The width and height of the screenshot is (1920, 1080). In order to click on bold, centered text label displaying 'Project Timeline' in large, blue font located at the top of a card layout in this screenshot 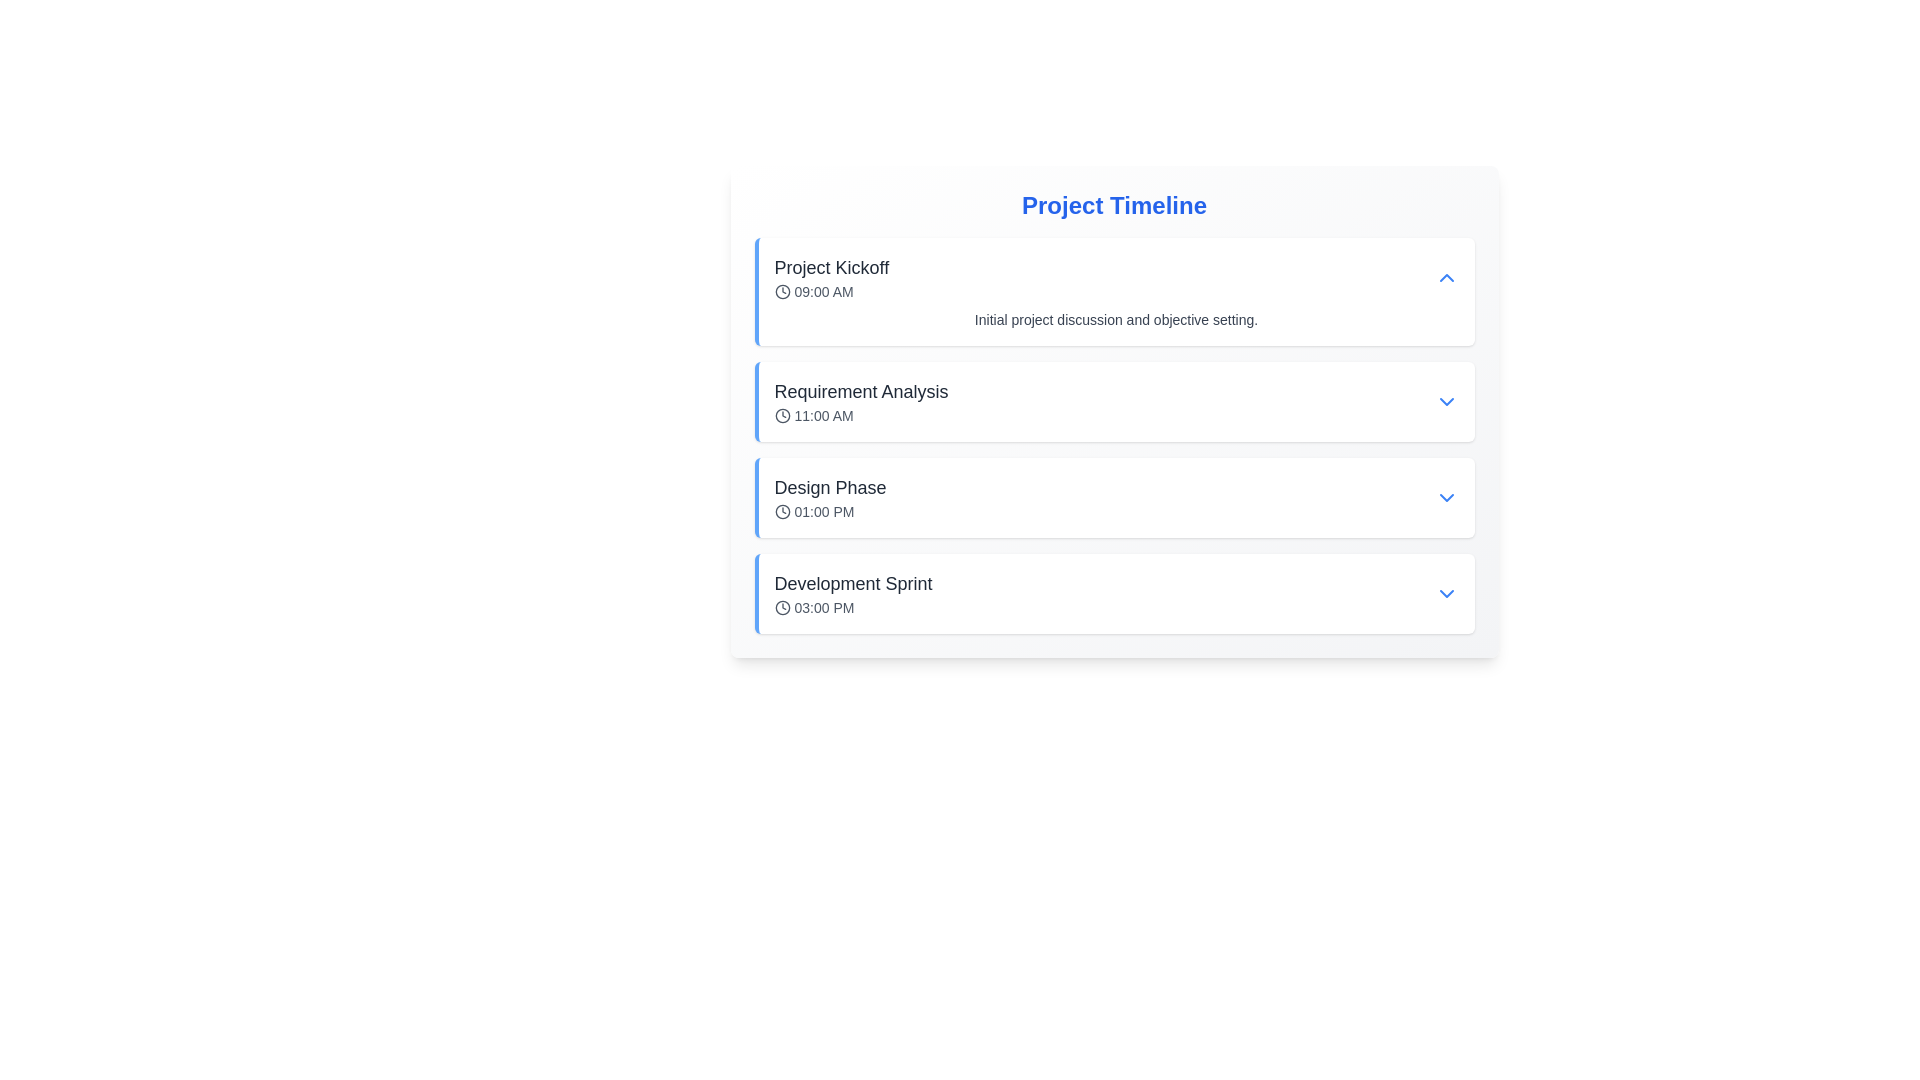, I will do `click(1113, 205)`.